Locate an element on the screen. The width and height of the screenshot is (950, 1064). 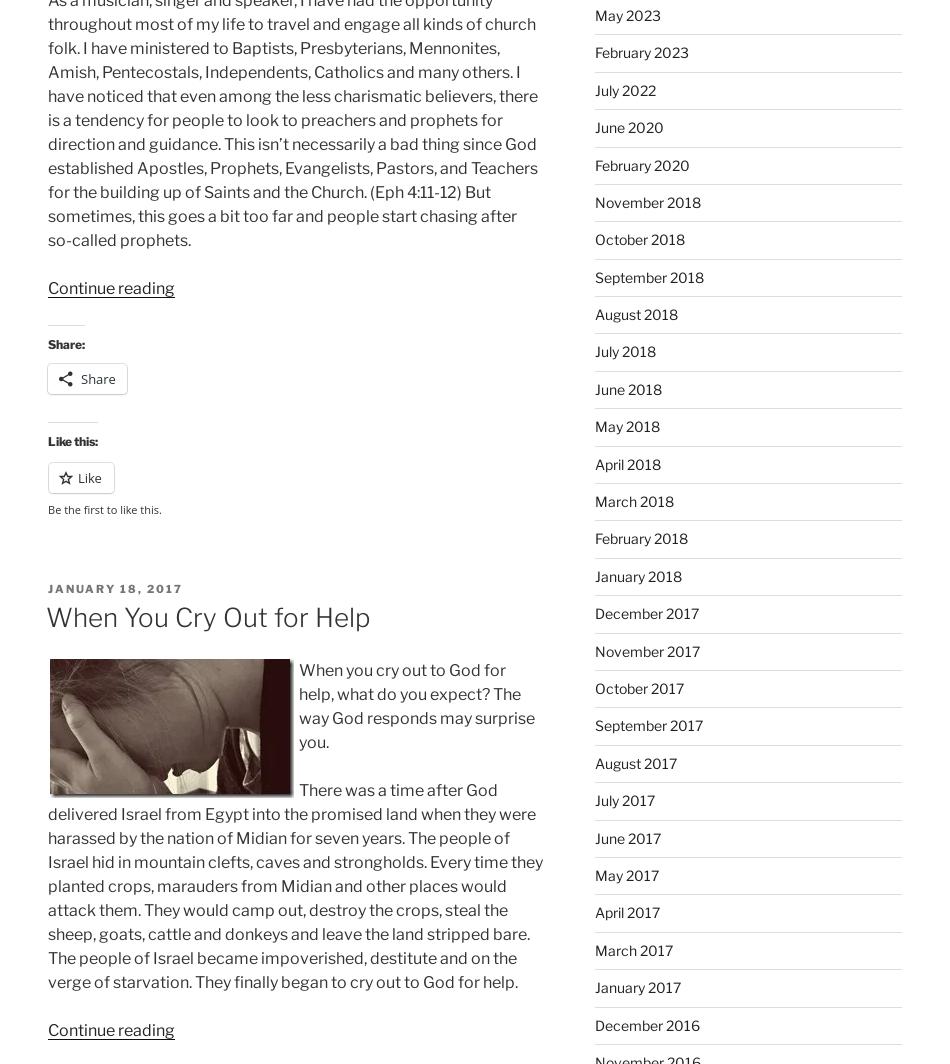
'December 2017' is located at coordinates (594, 613).